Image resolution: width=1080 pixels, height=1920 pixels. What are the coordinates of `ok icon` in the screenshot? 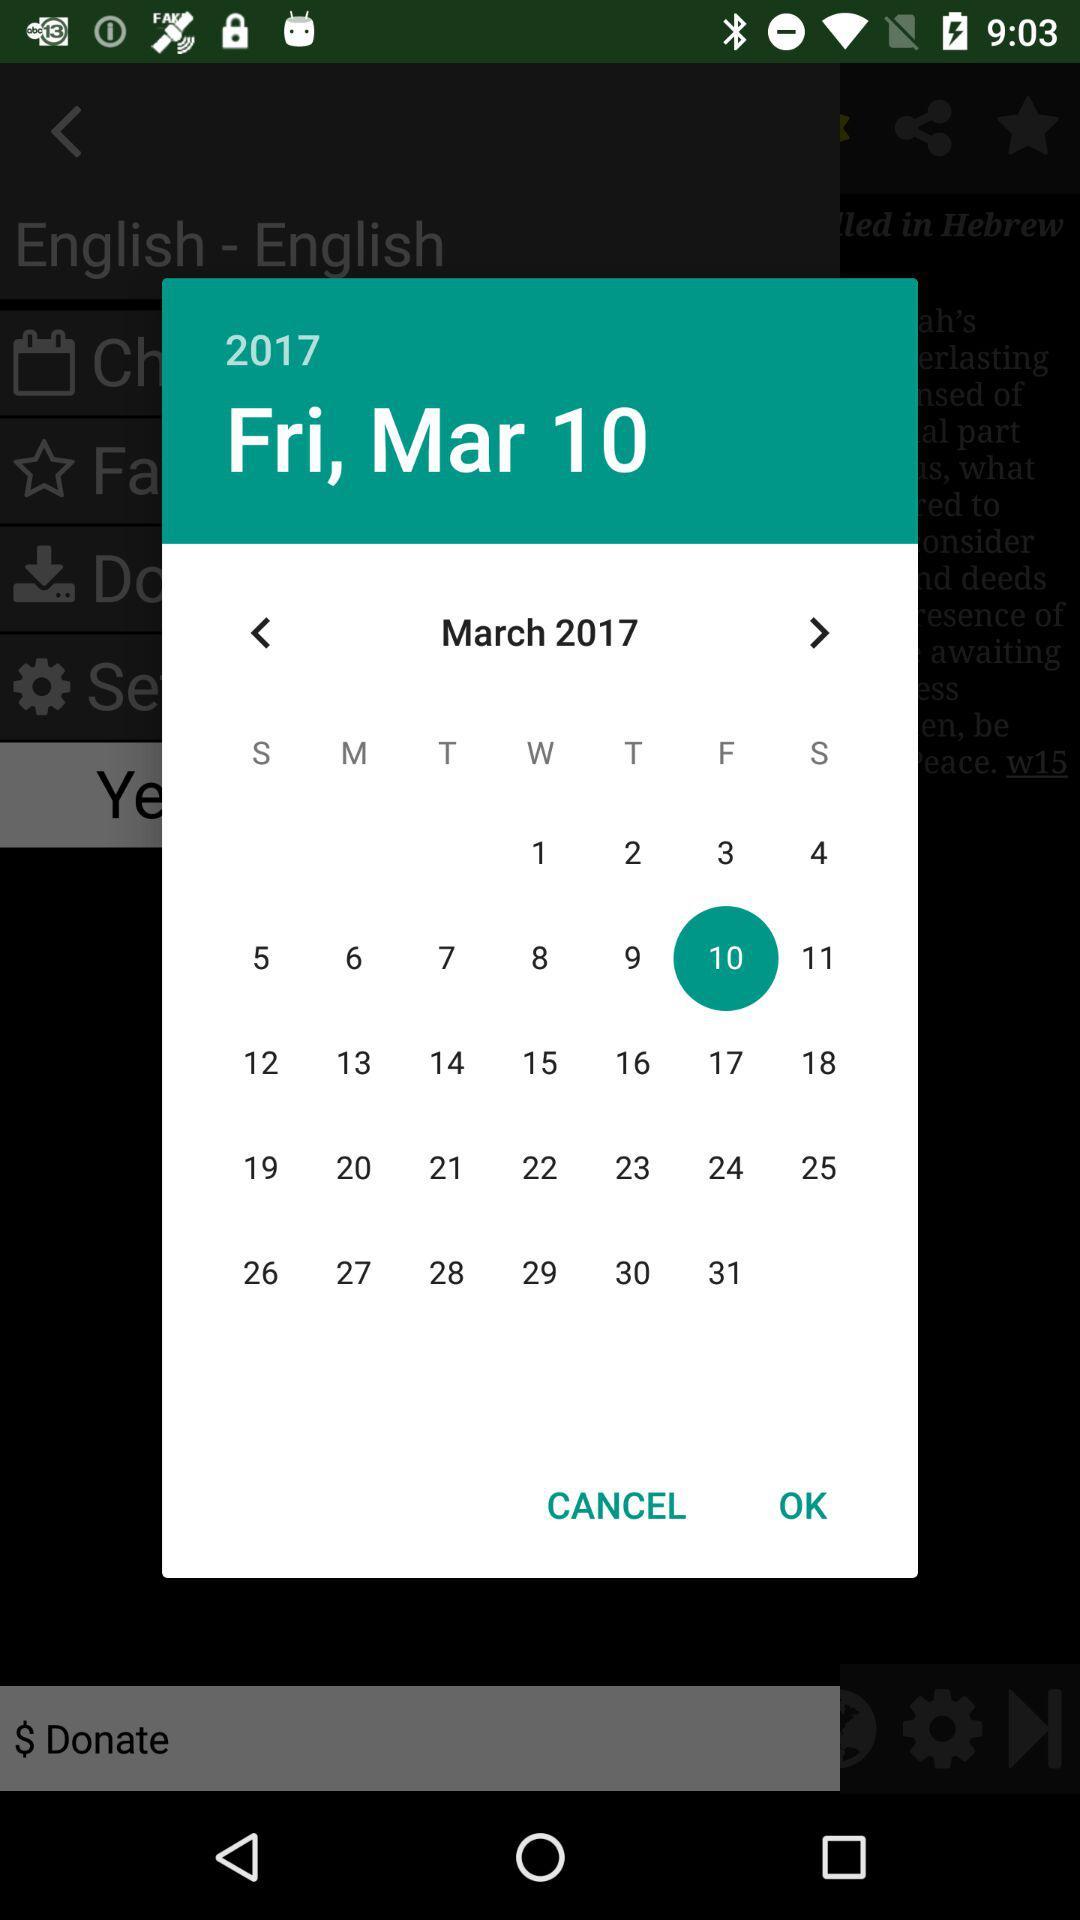 It's located at (801, 1504).